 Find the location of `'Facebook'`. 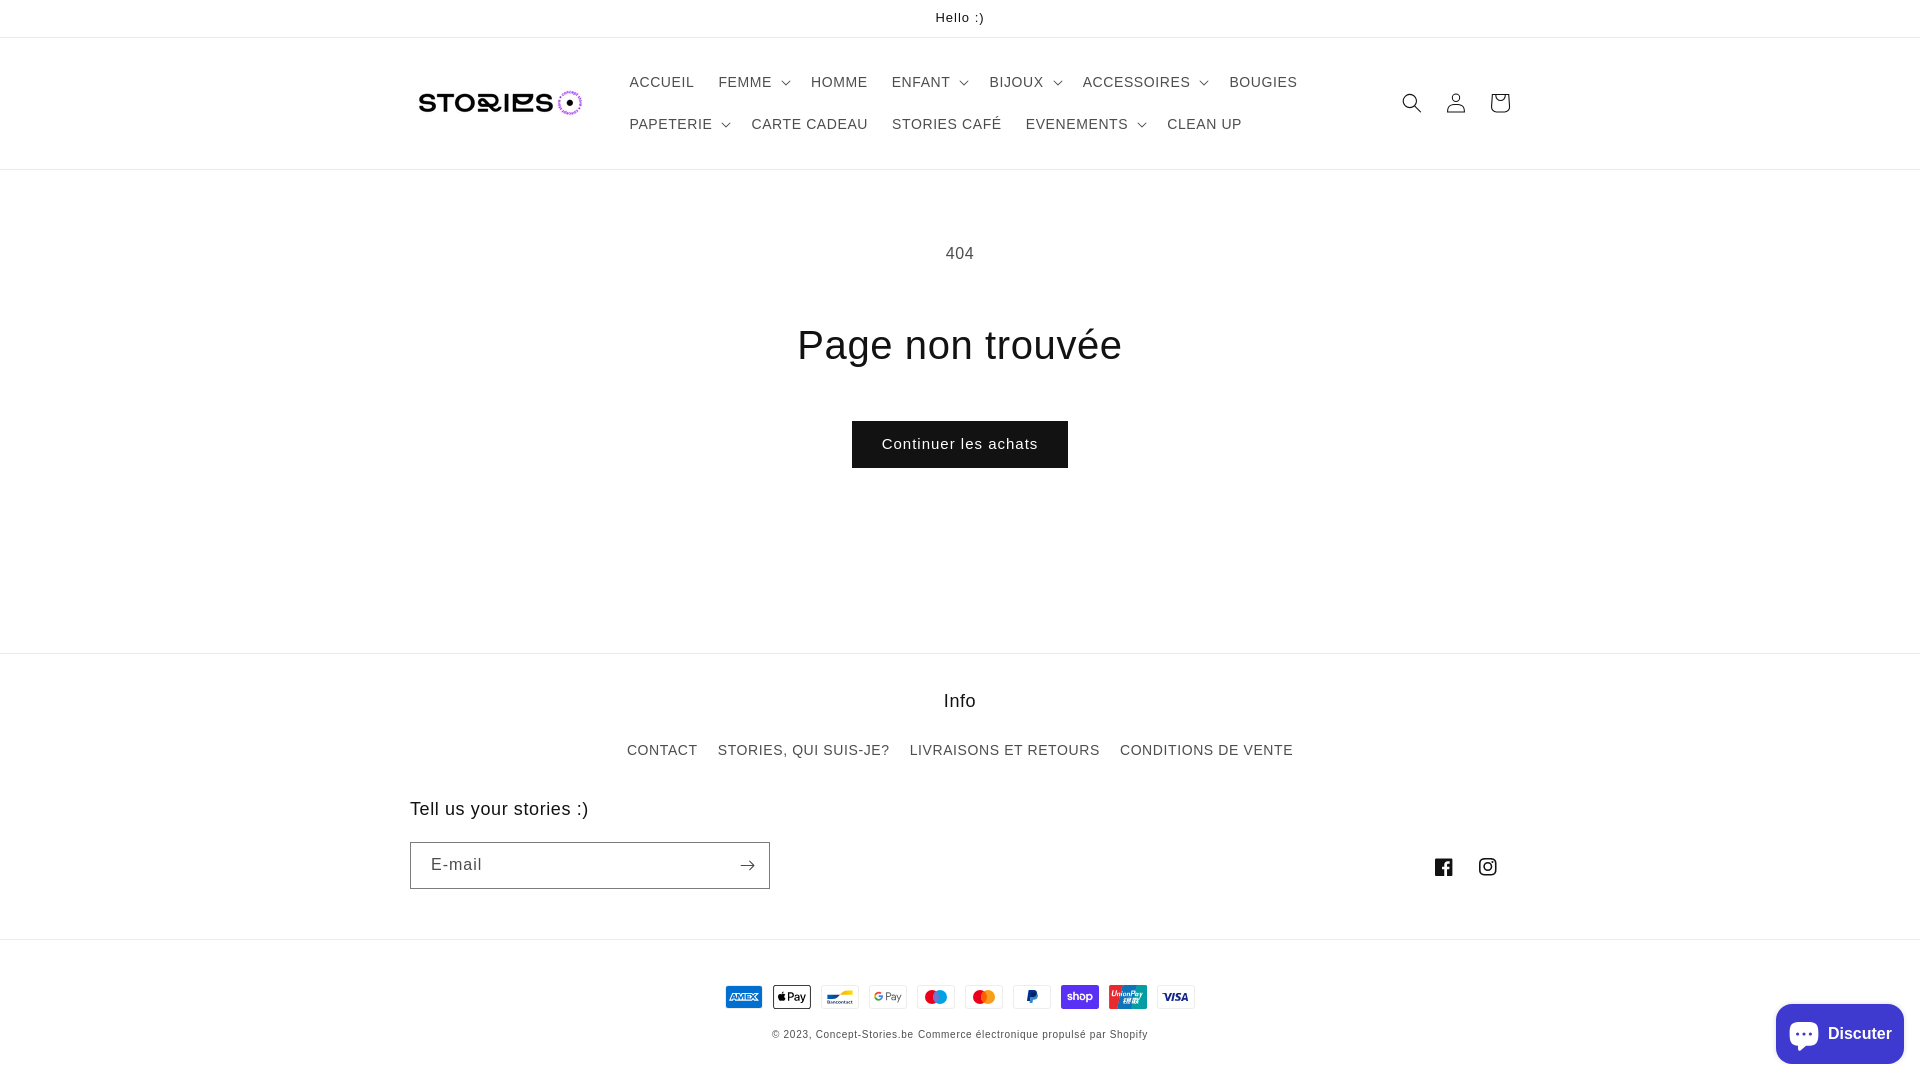

'Facebook' is located at coordinates (1444, 866).